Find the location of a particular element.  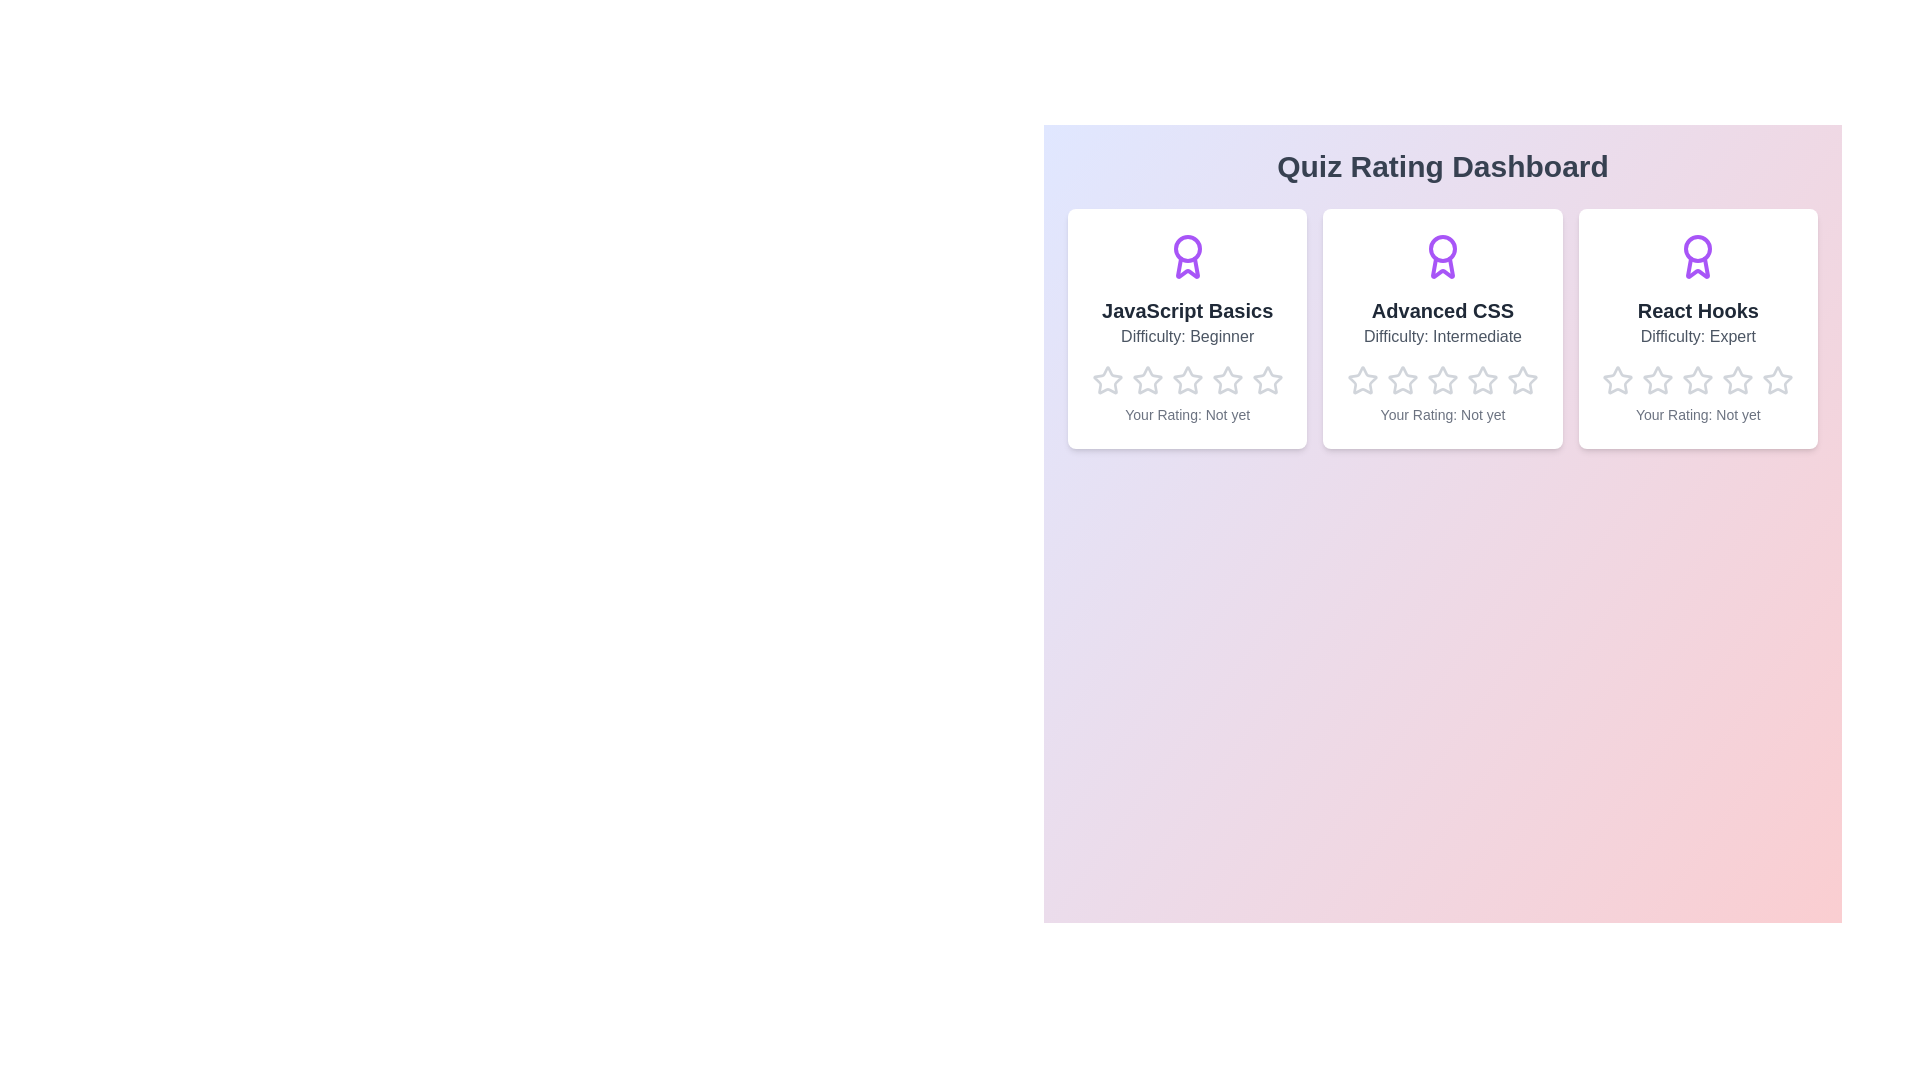

the star corresponding to the rating 2 for the quiz React Hooks is located at coordinates (1642, 365).